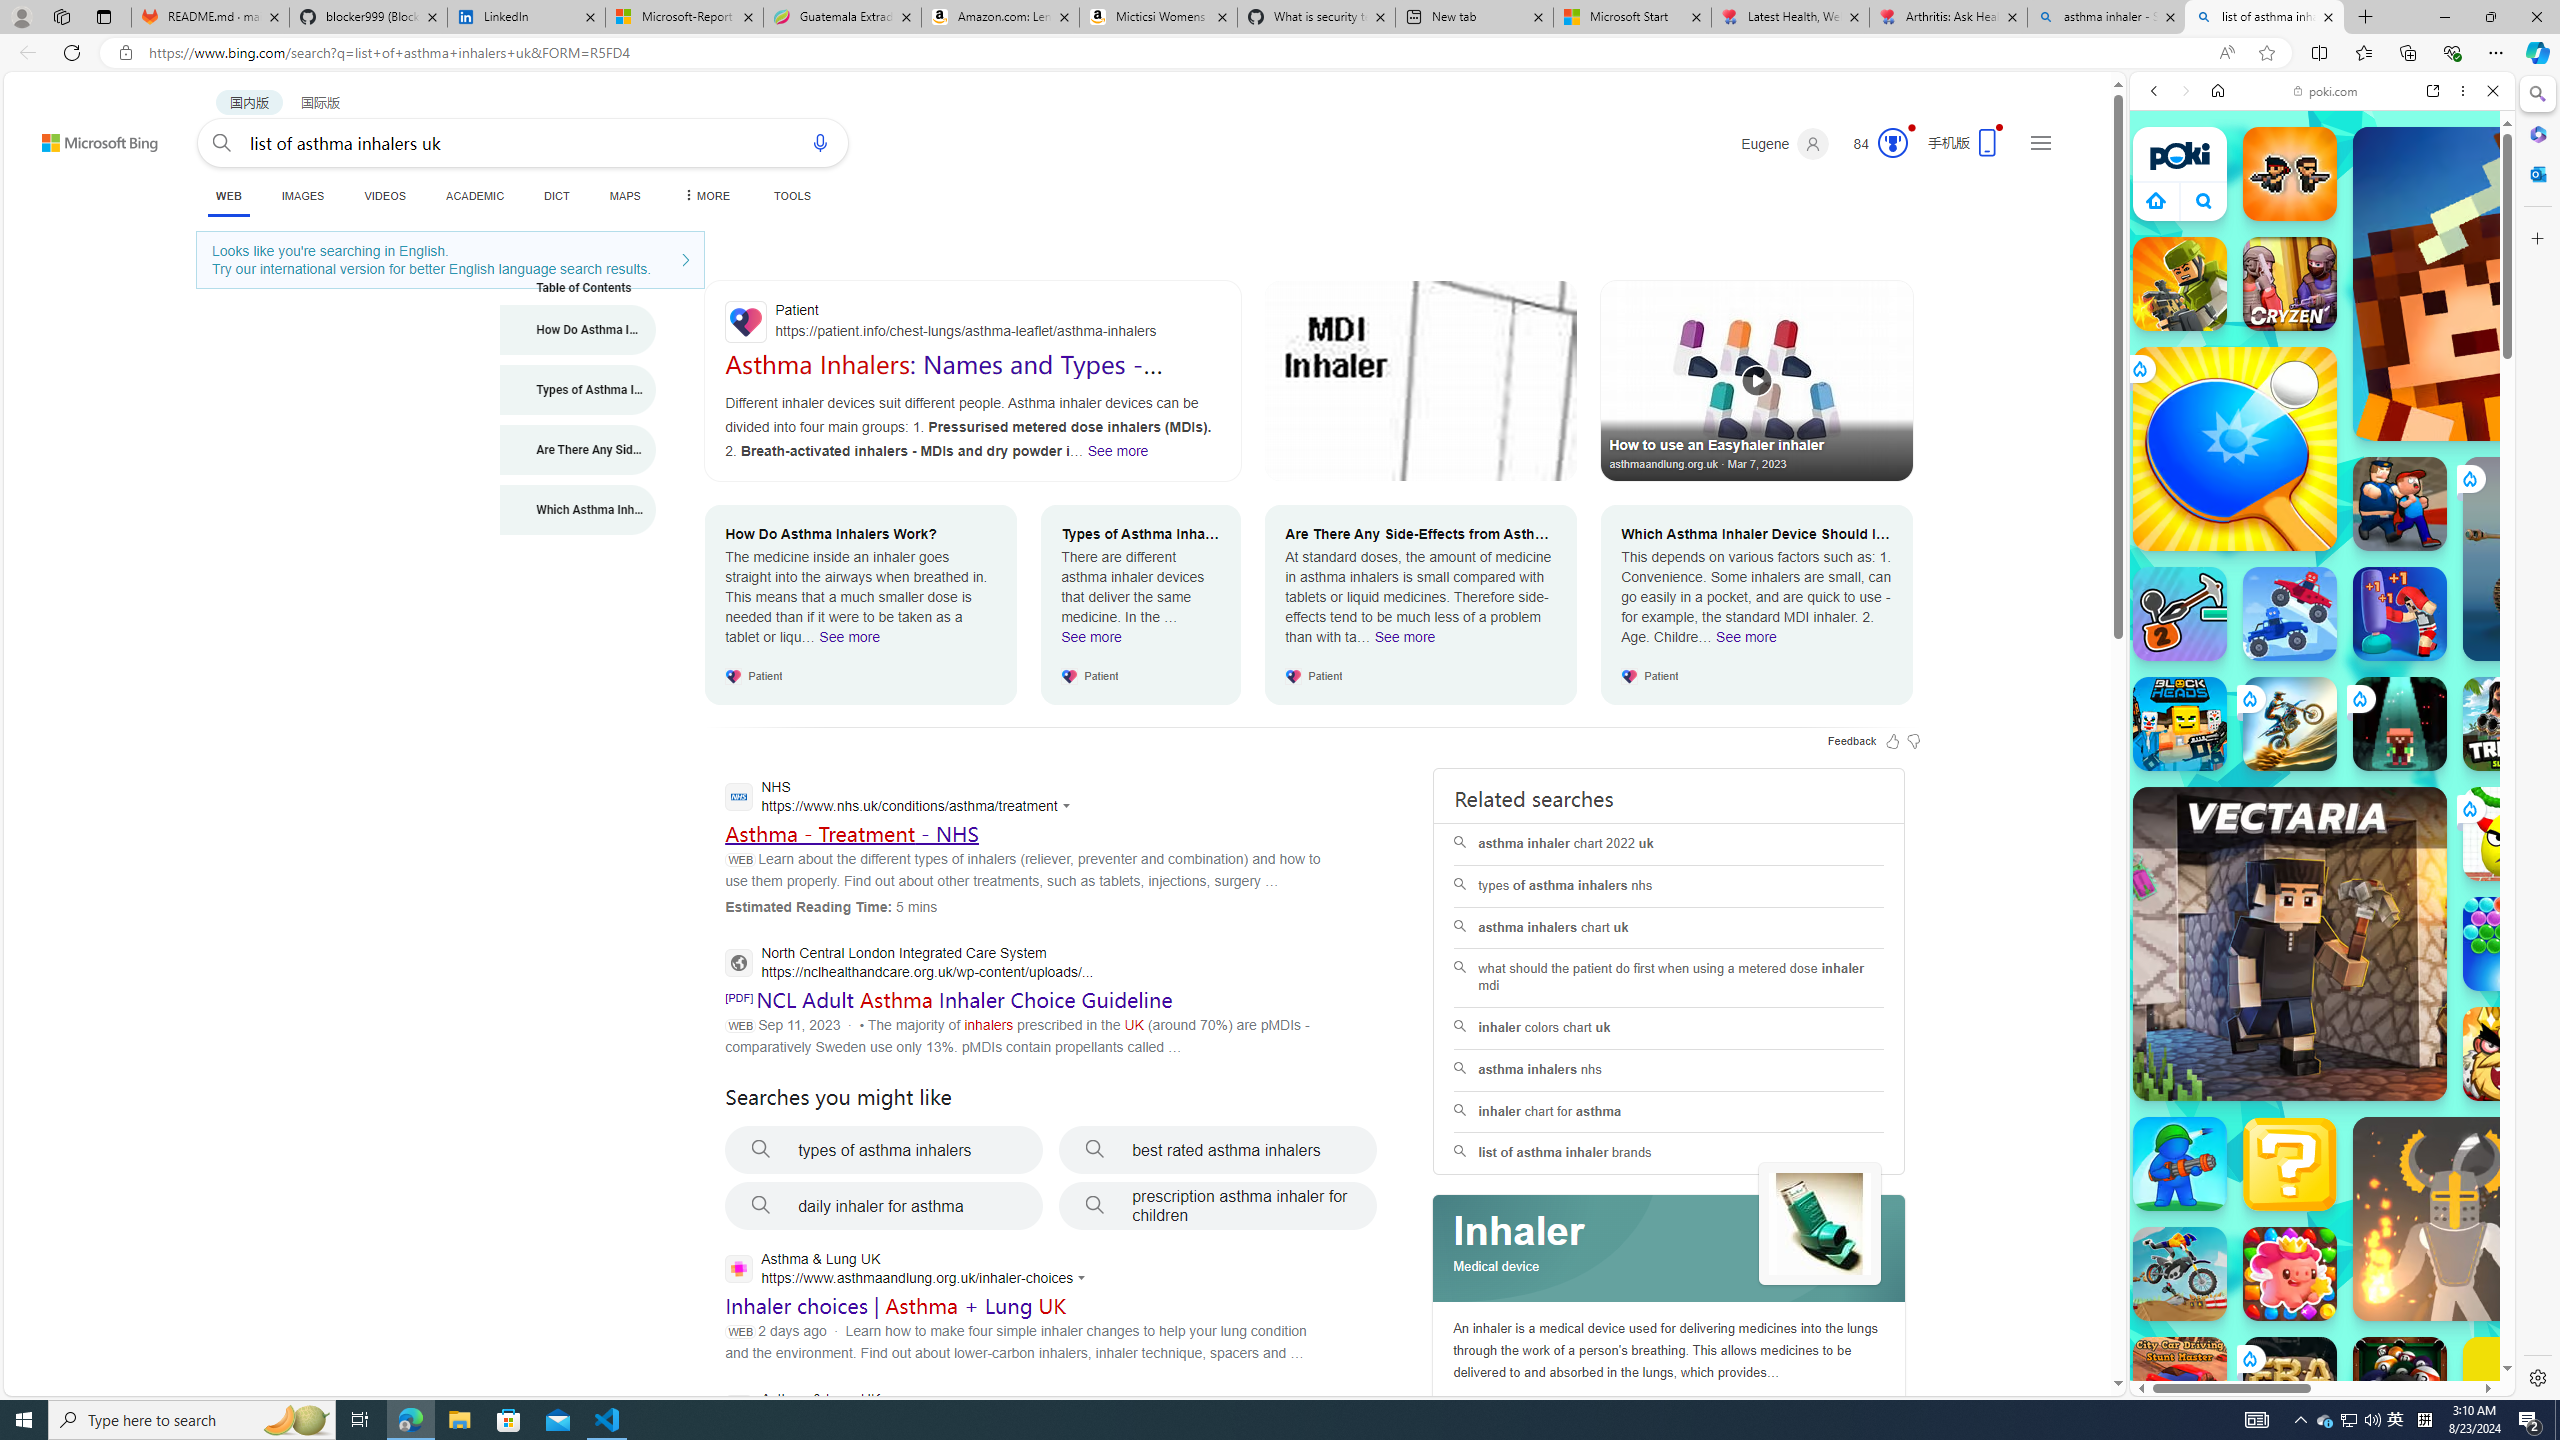 The height and width of the screenshot is (1440, 2560). What do you see at coordinates (2520, 919) in the screenshot?
I see `'Crazy Cars'` at bounding box center [2520, 919].